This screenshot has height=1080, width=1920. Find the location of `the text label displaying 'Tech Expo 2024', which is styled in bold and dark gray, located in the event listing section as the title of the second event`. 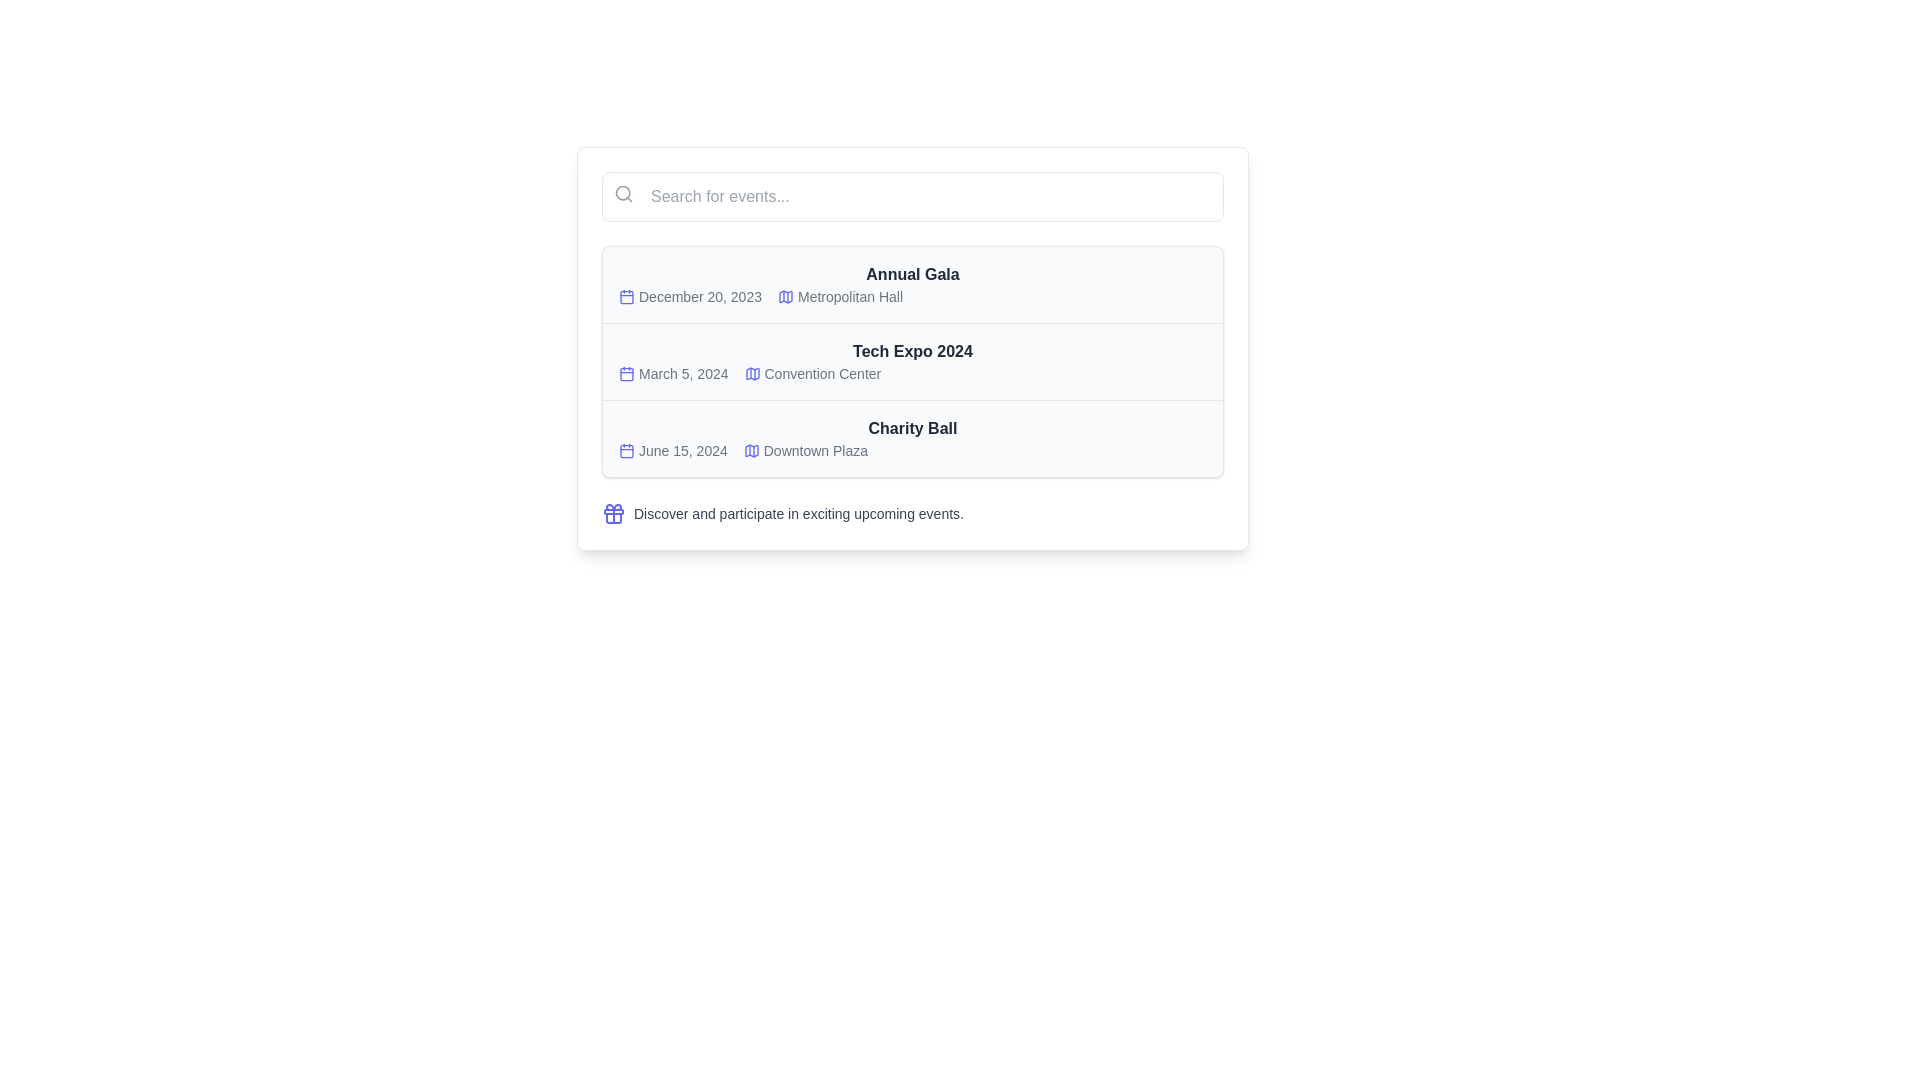

the text label displaying 'Tech Expo 2024', which is styled in bold and dark gray, located in the event listing section as the title of the second event is located at coordinates (911, 350).